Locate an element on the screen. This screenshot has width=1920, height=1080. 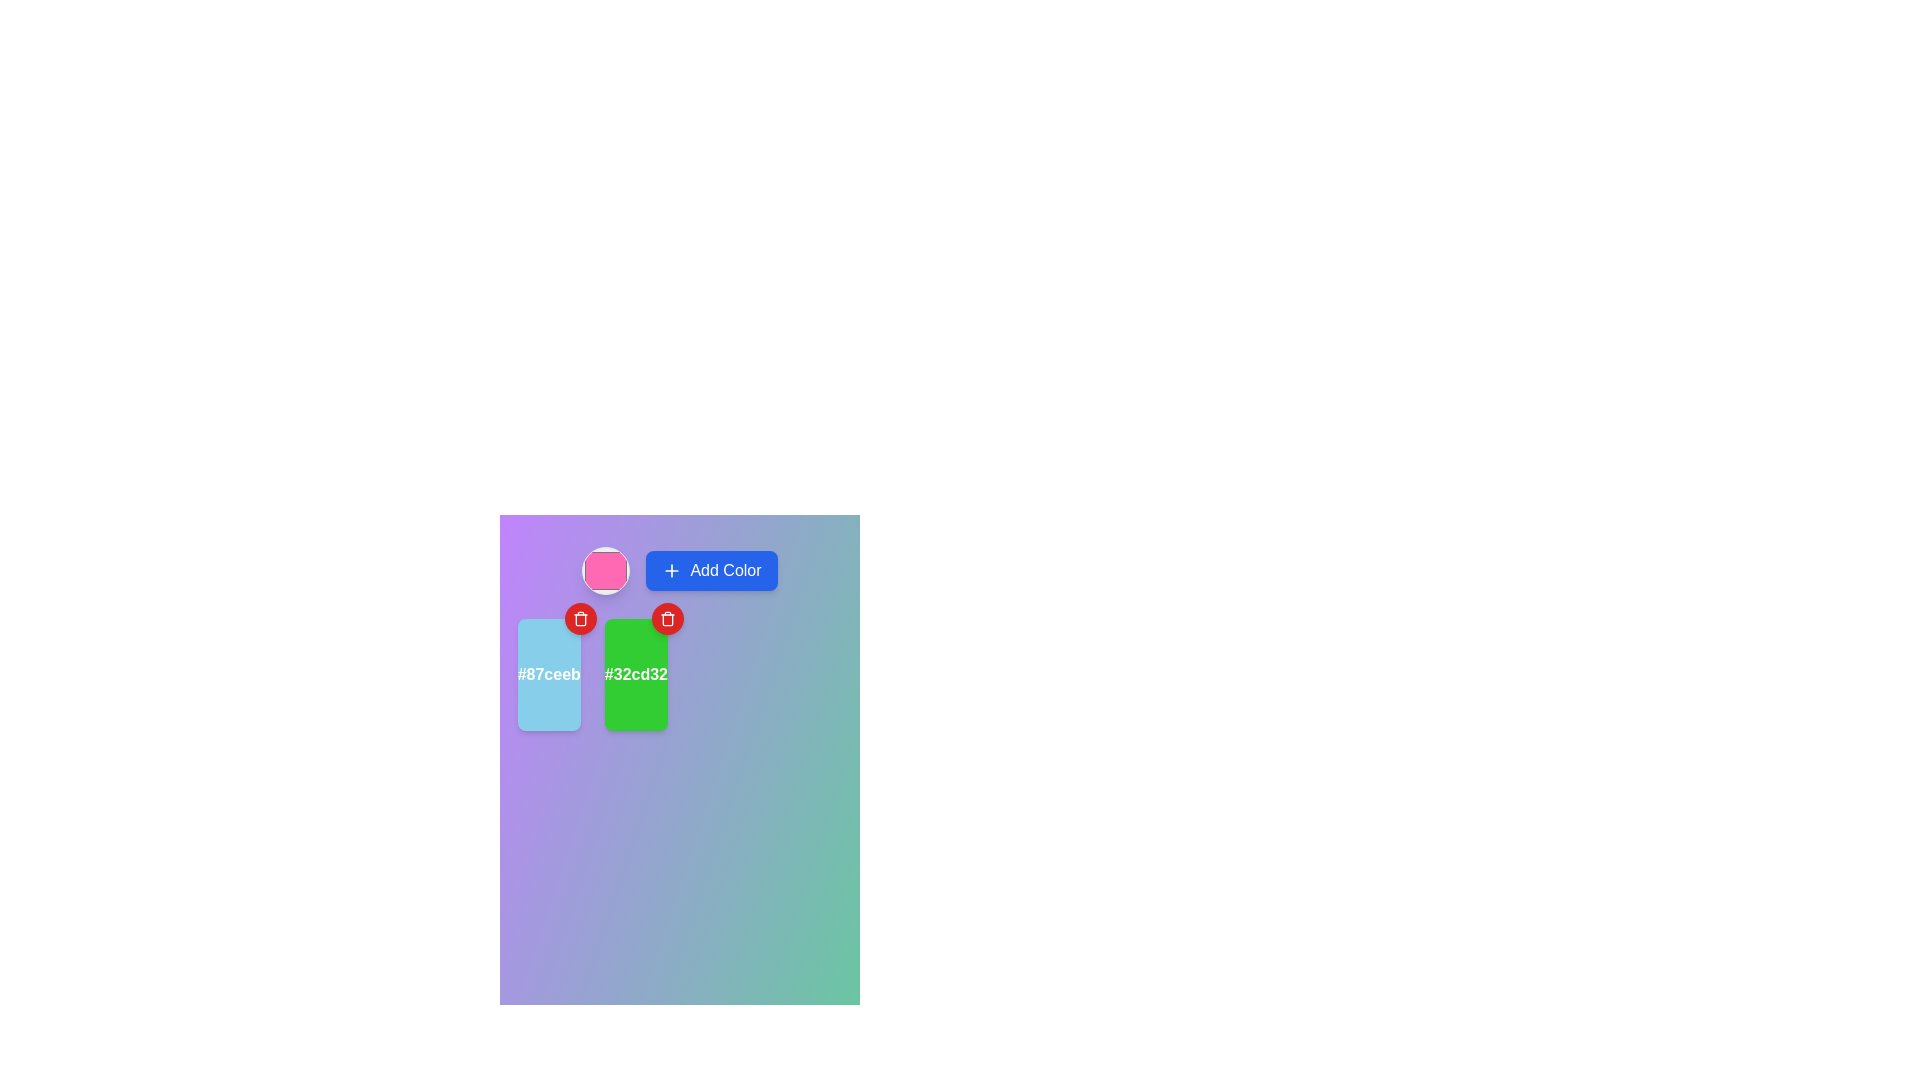
the circular pink button with a raised appearance is located at coordinates (605, 570).